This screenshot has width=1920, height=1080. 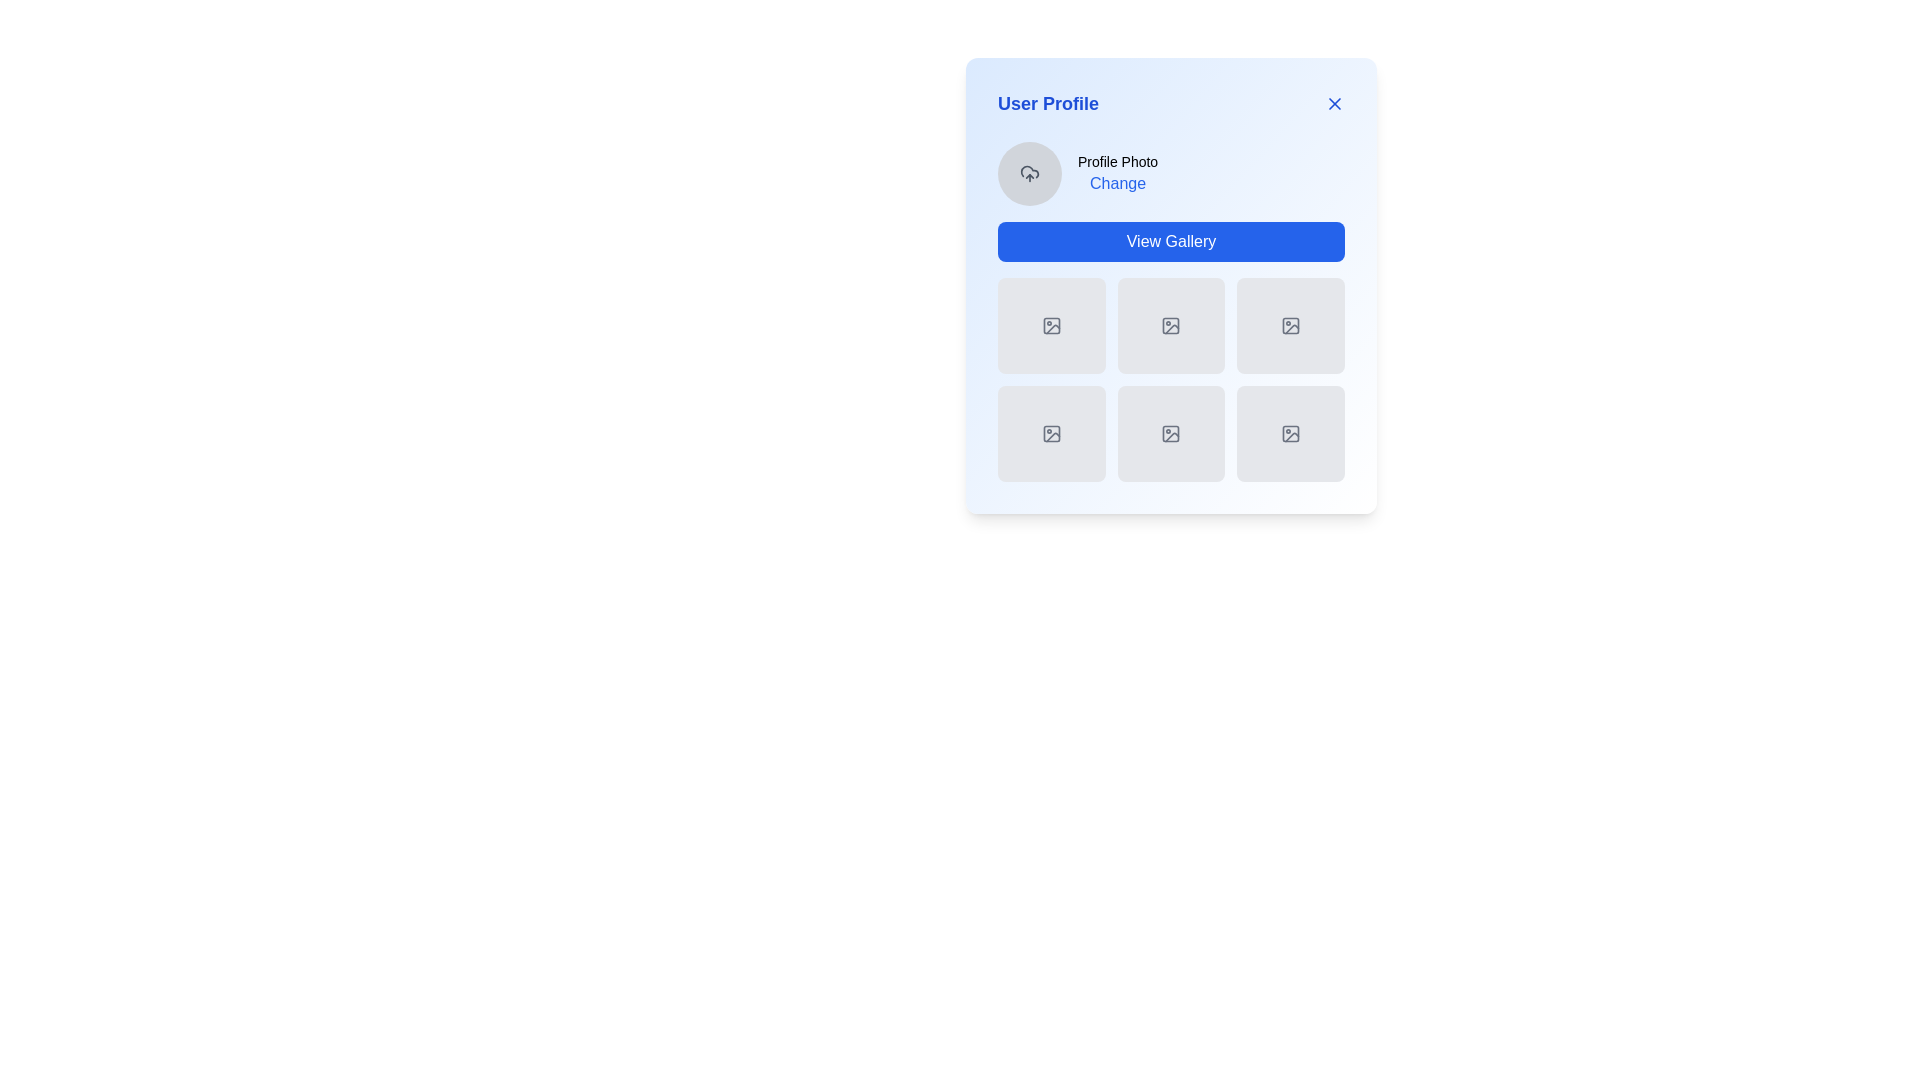 What do you see at coordinates (1050, 433) in the screenshot?
I see `the center of the media content placeholder located in the bottom-left section of the three-by-three grid within the 'User Profile' modal` at bounding box center [1050, 433].